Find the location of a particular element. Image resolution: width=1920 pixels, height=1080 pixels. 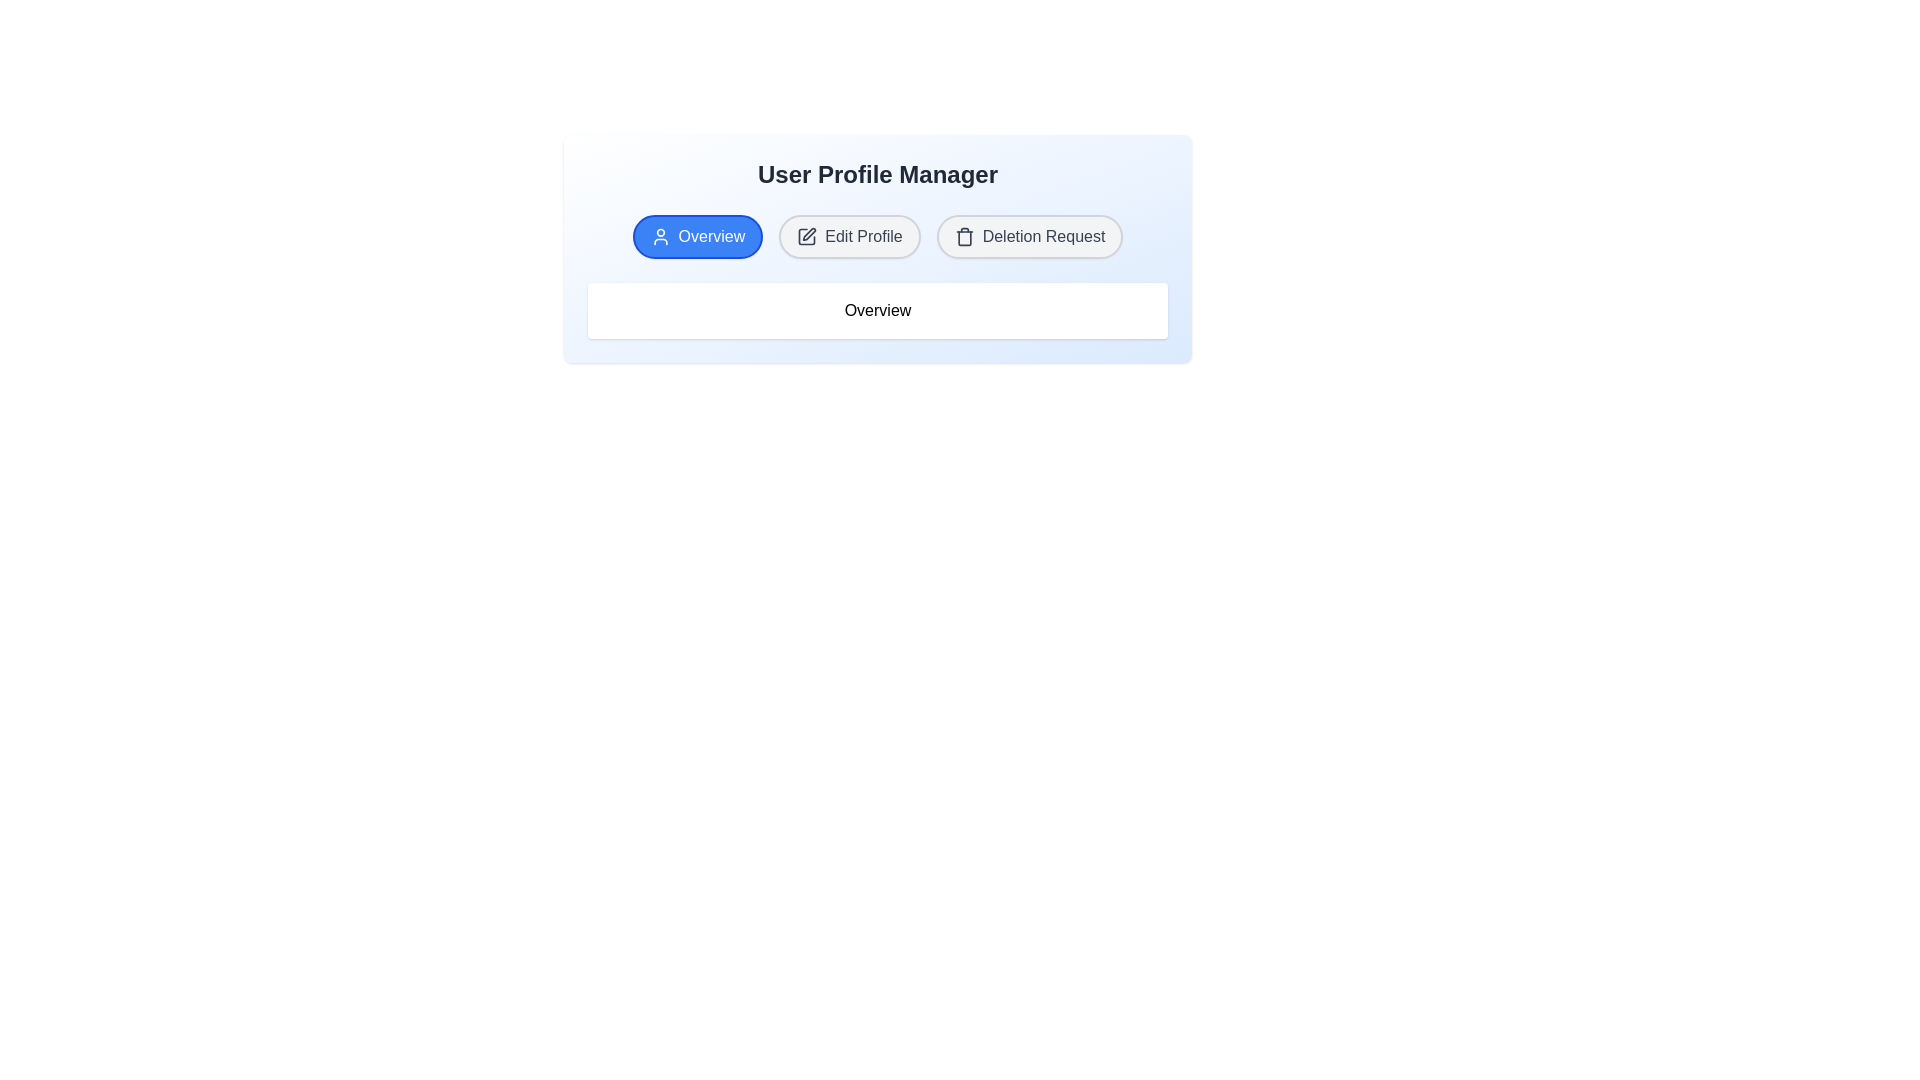

the Deletion Request tab to observe its hover effect is located at coordinates (1030, 235).